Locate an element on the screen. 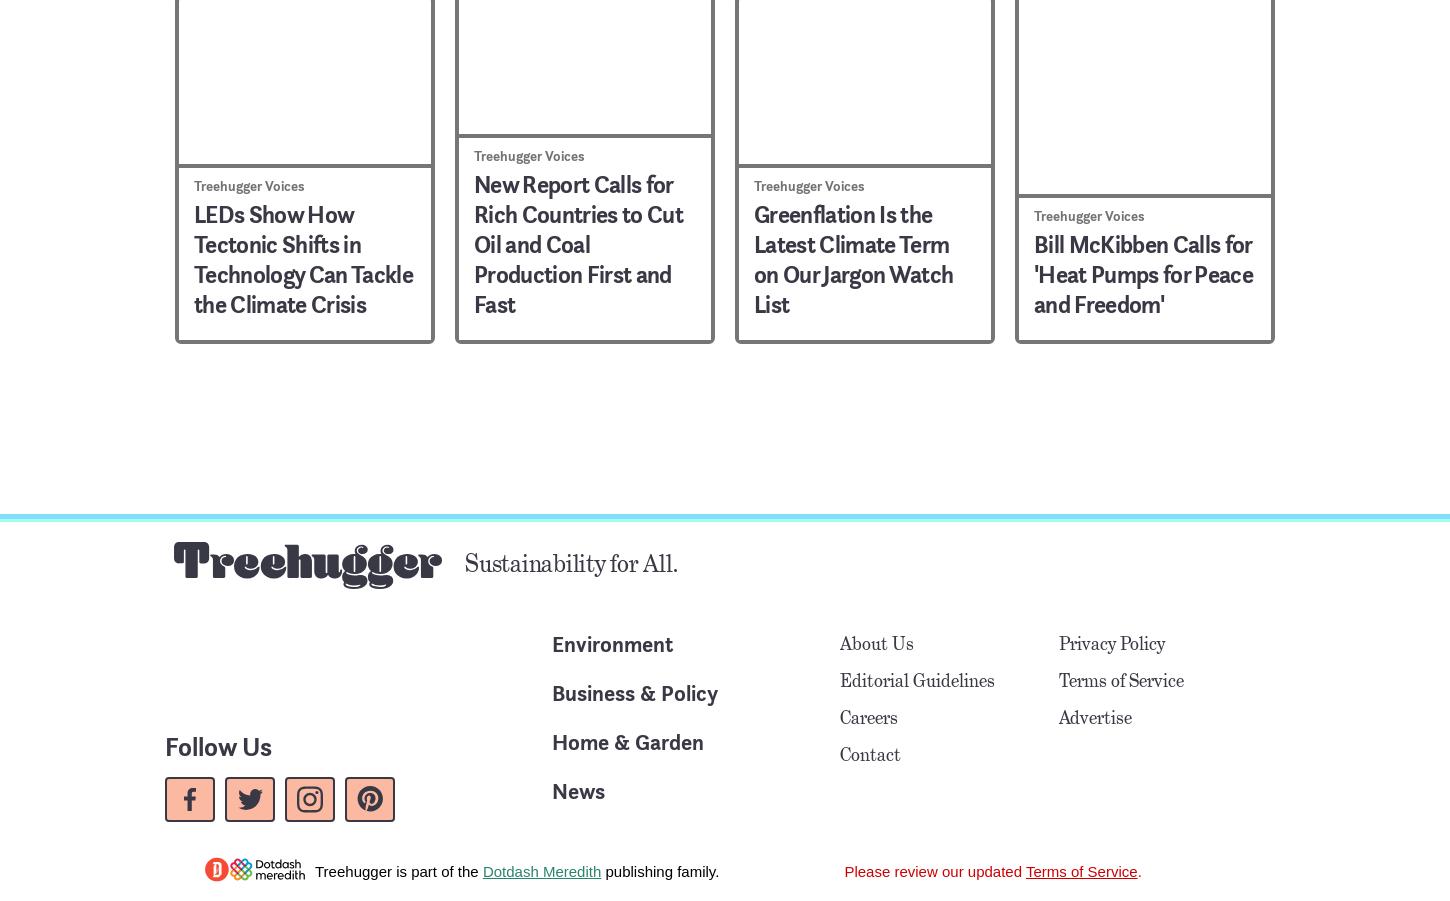  'News' is located at coordinates (578, 789).